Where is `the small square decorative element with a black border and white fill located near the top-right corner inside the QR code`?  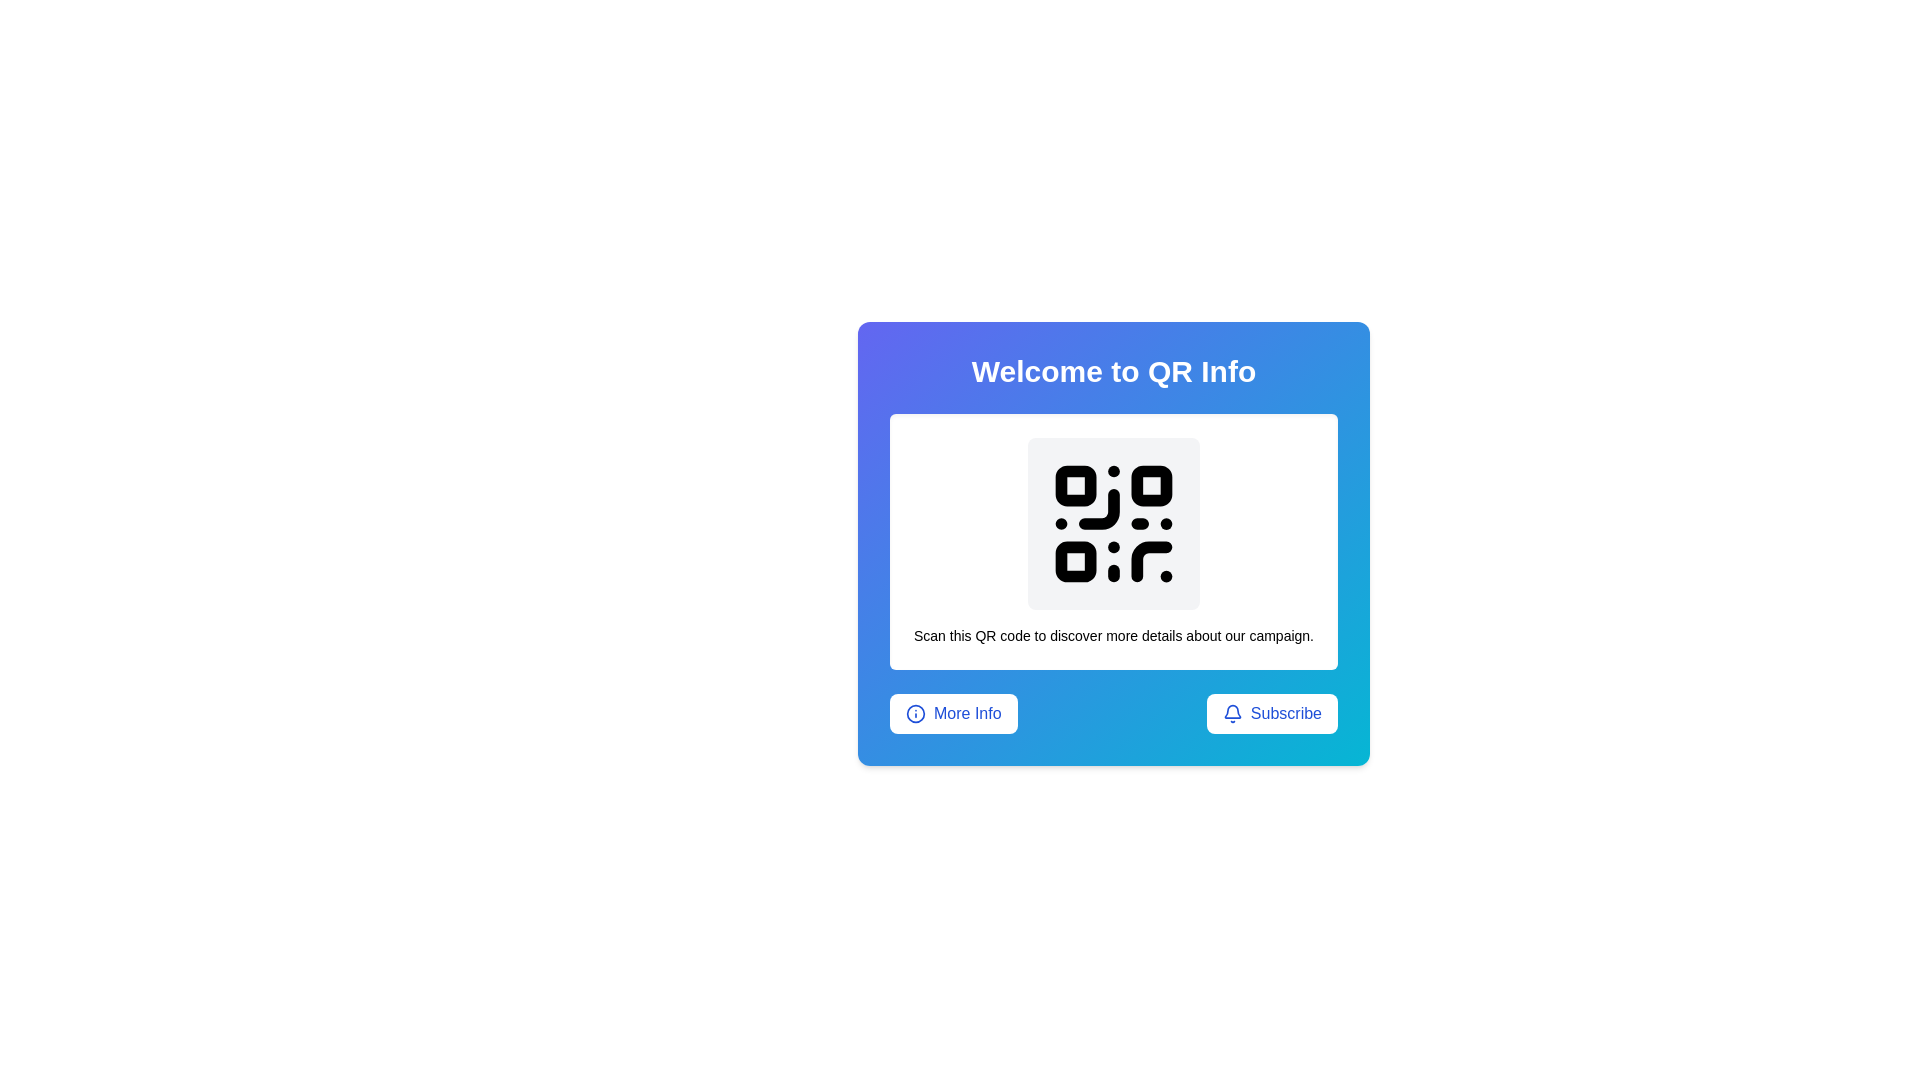 the small square decorative element with a black border and white fill located near the top-right corner inside the QR code is located at coordinates (1152, 486).